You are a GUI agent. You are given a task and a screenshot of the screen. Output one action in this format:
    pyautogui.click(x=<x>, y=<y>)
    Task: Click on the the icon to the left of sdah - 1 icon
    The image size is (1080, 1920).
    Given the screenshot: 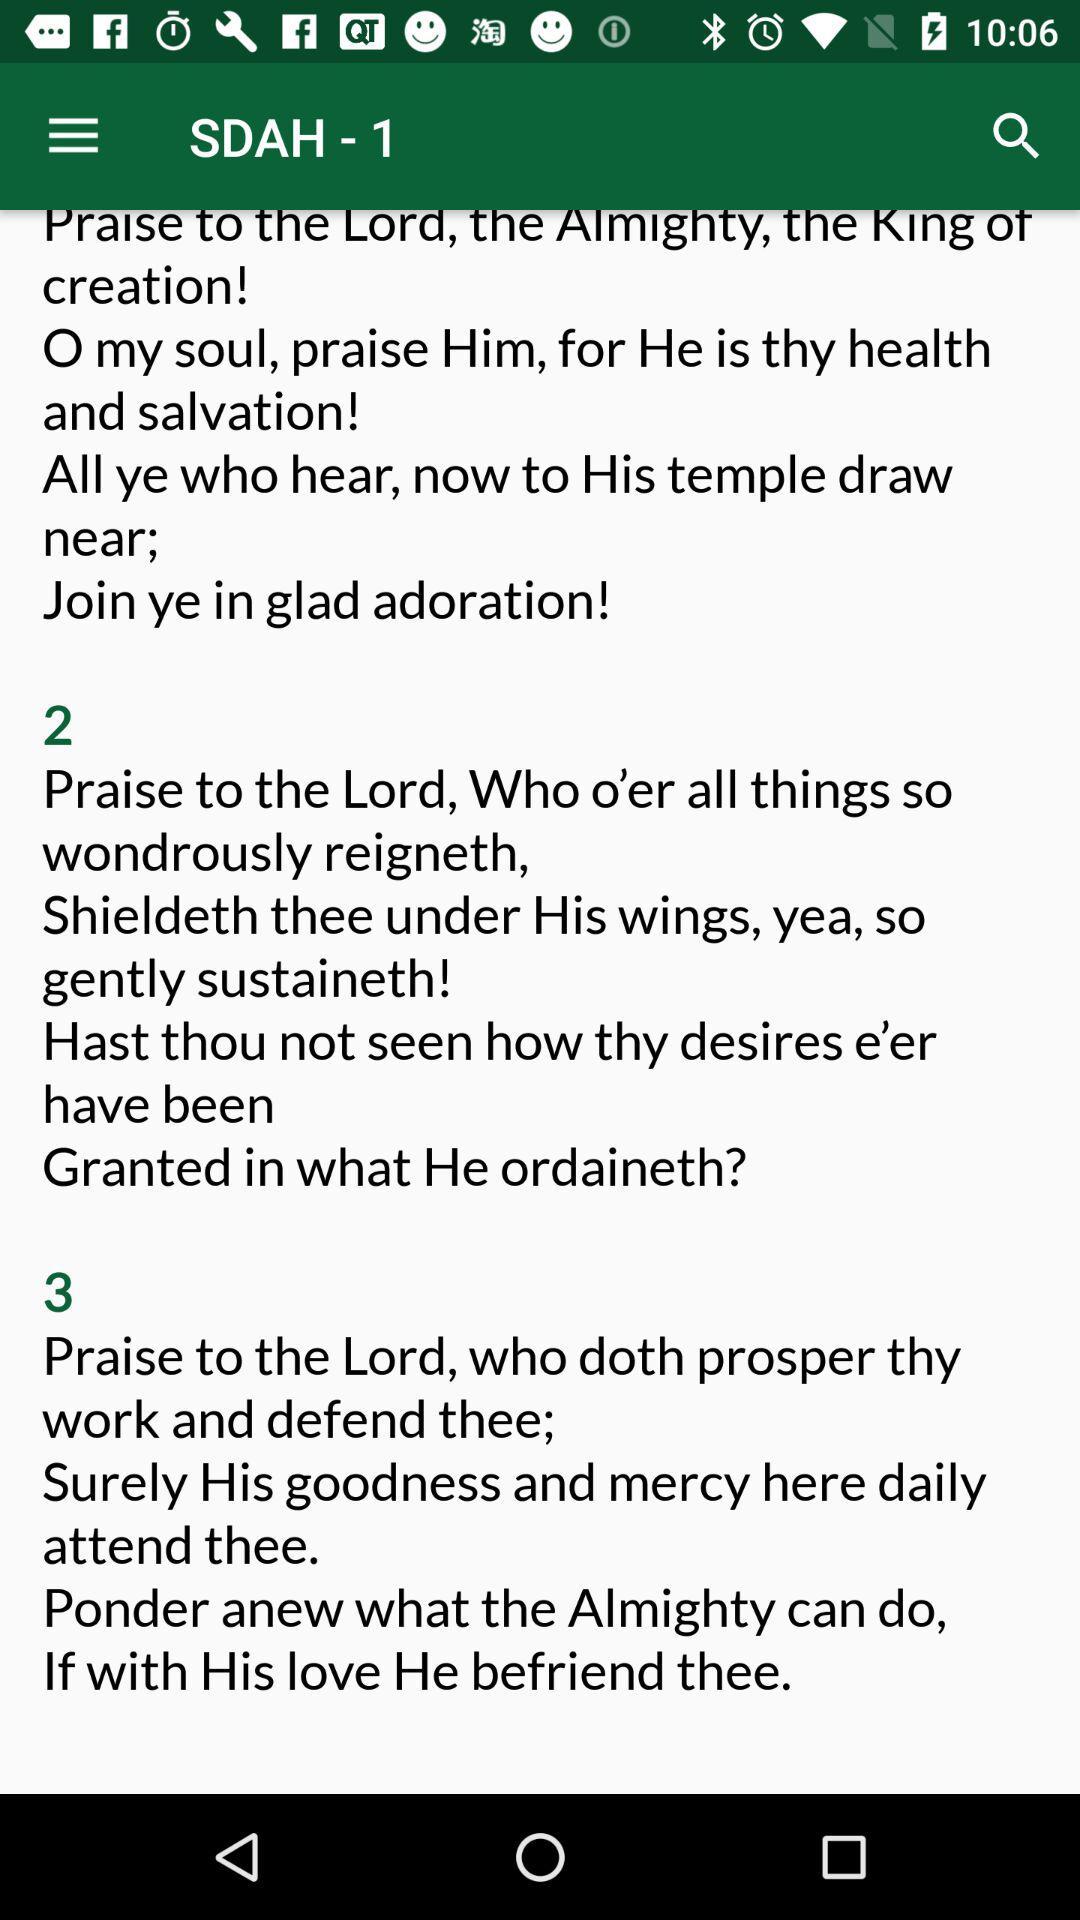 What is the action you would take?
    pyautogui.click(x=72, y=135)
    